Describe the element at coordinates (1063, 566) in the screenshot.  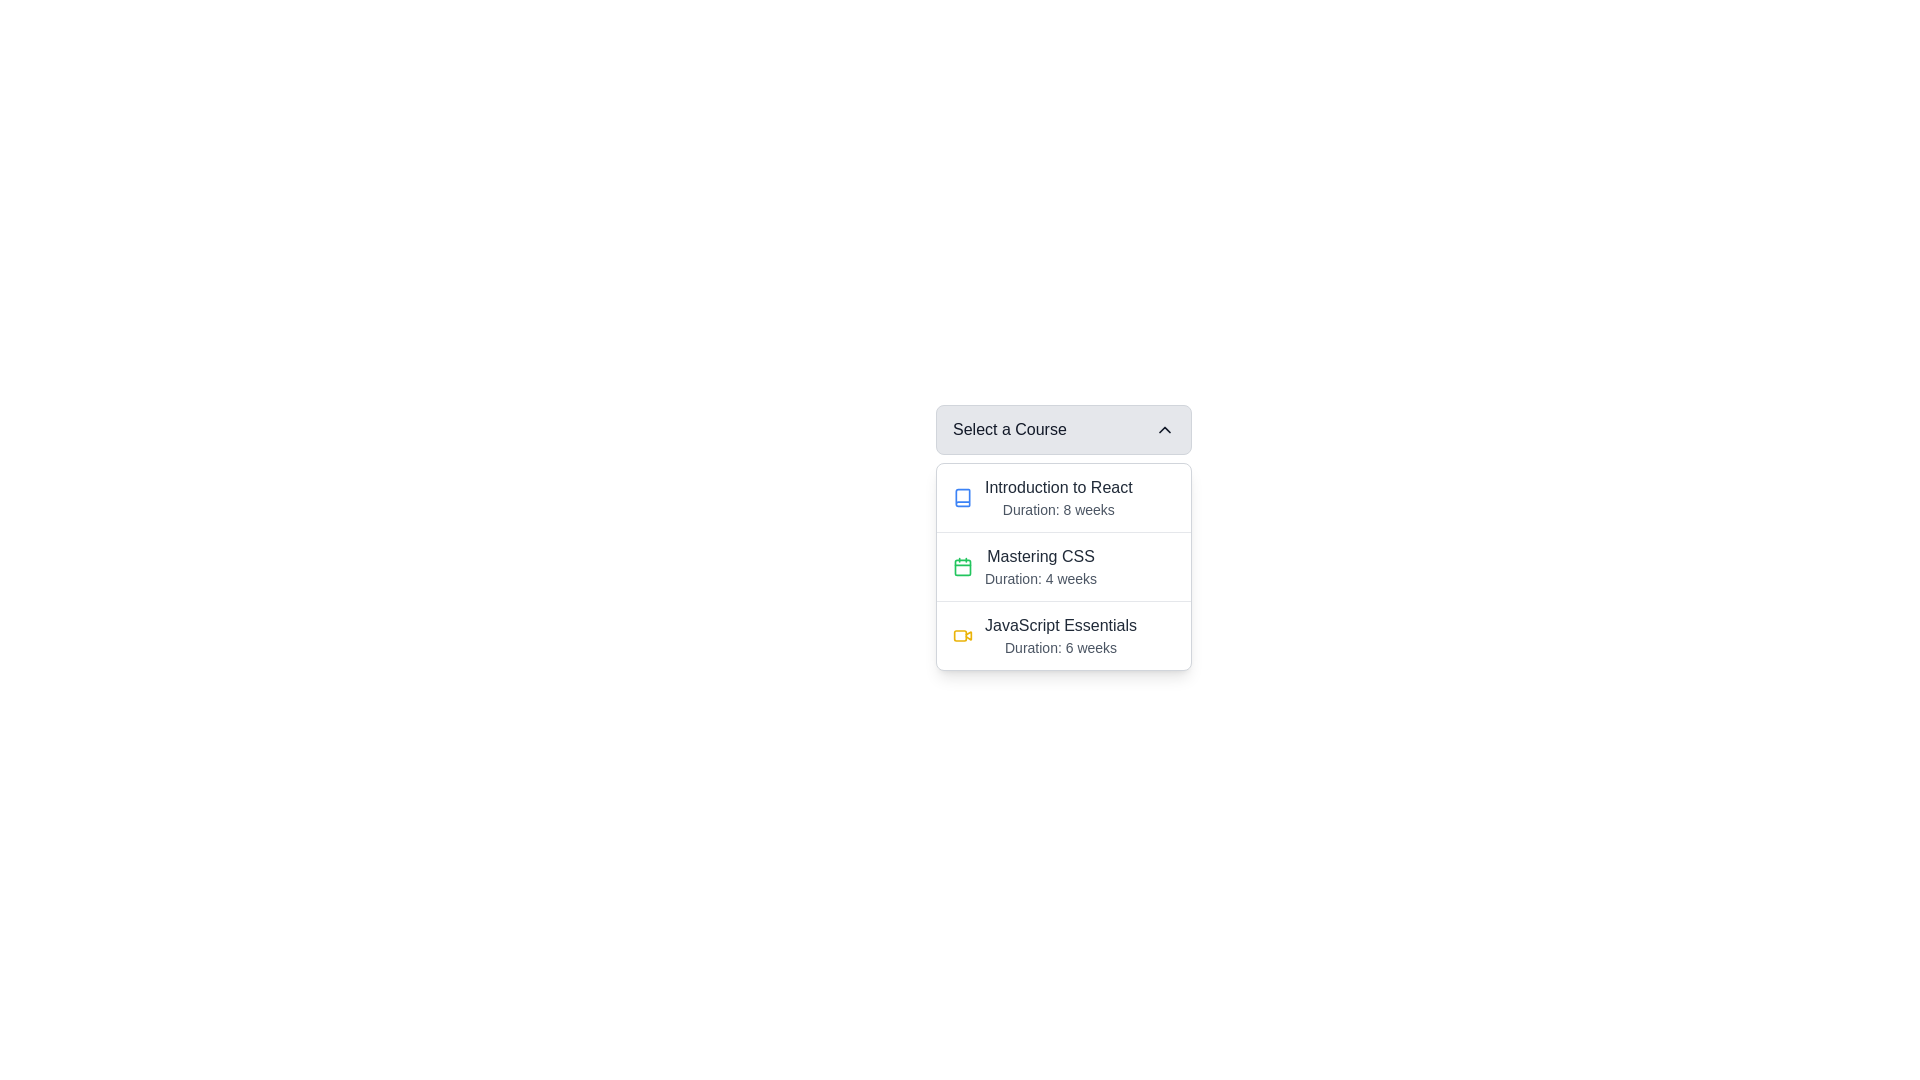
I see `the second course card in the dropdown menu labeled 'Select a Course'` at that location.